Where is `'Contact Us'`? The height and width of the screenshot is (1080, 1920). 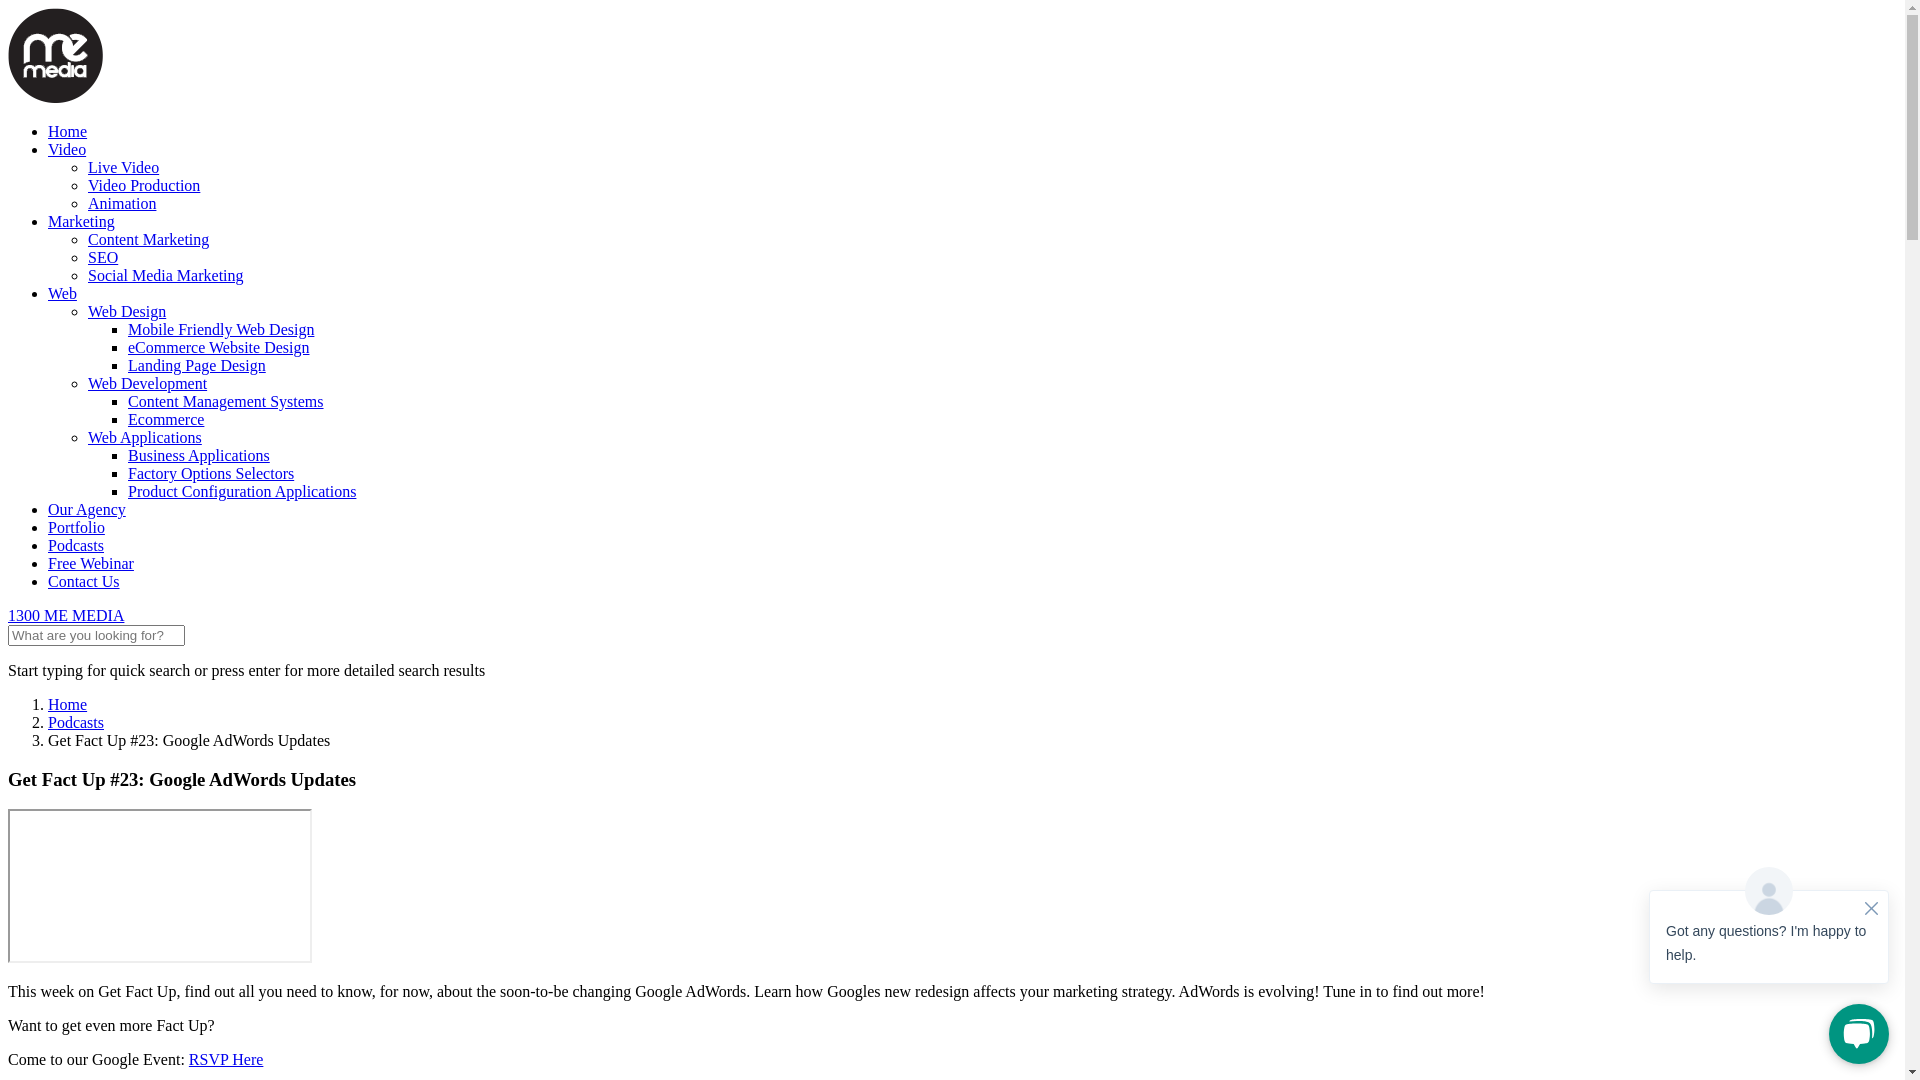
'Contact Us' is located at coordinates (48, 581).